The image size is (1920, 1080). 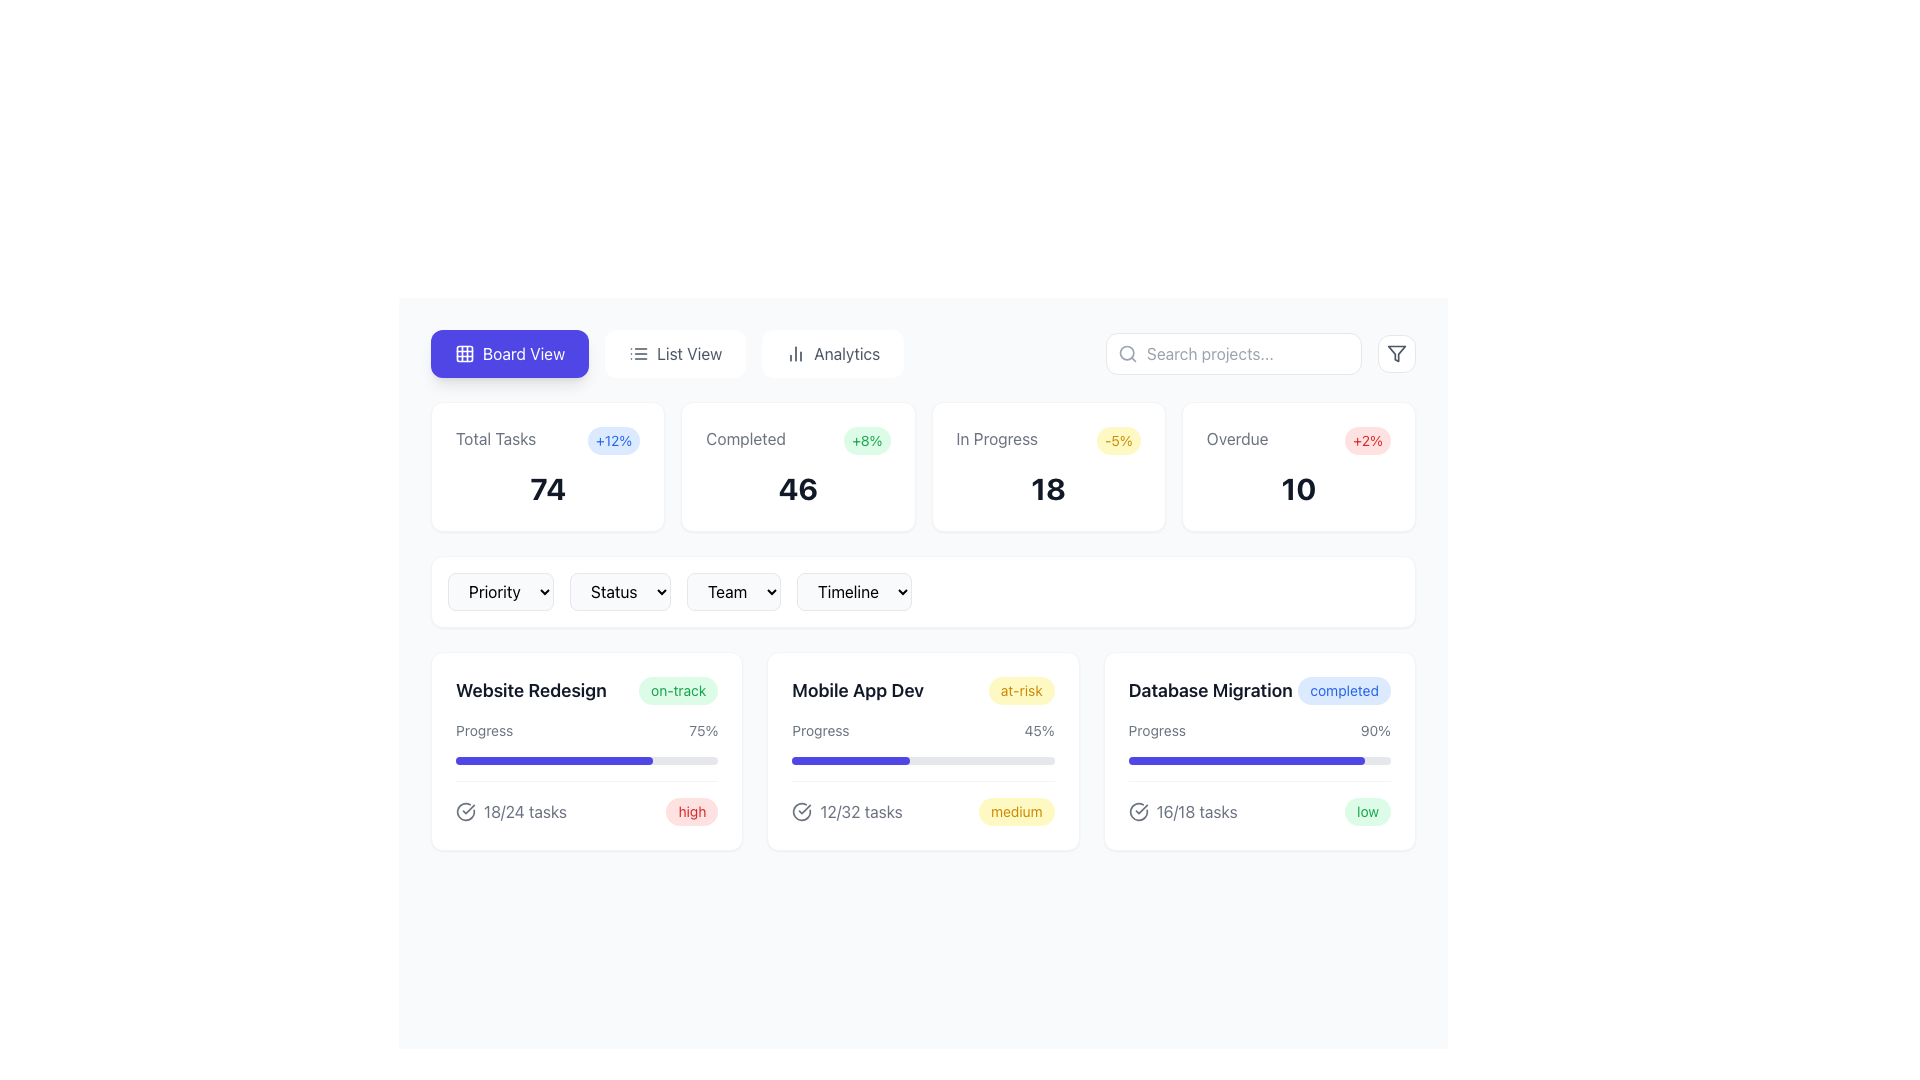 What do you see at coordinates (1395, 353) in the screenshot?
I see `the circular button with a white background and a dark gray outlined funnel icon located at the top-right corner of the main interface to apply or modify filters` at bounding box center [1395, 353].